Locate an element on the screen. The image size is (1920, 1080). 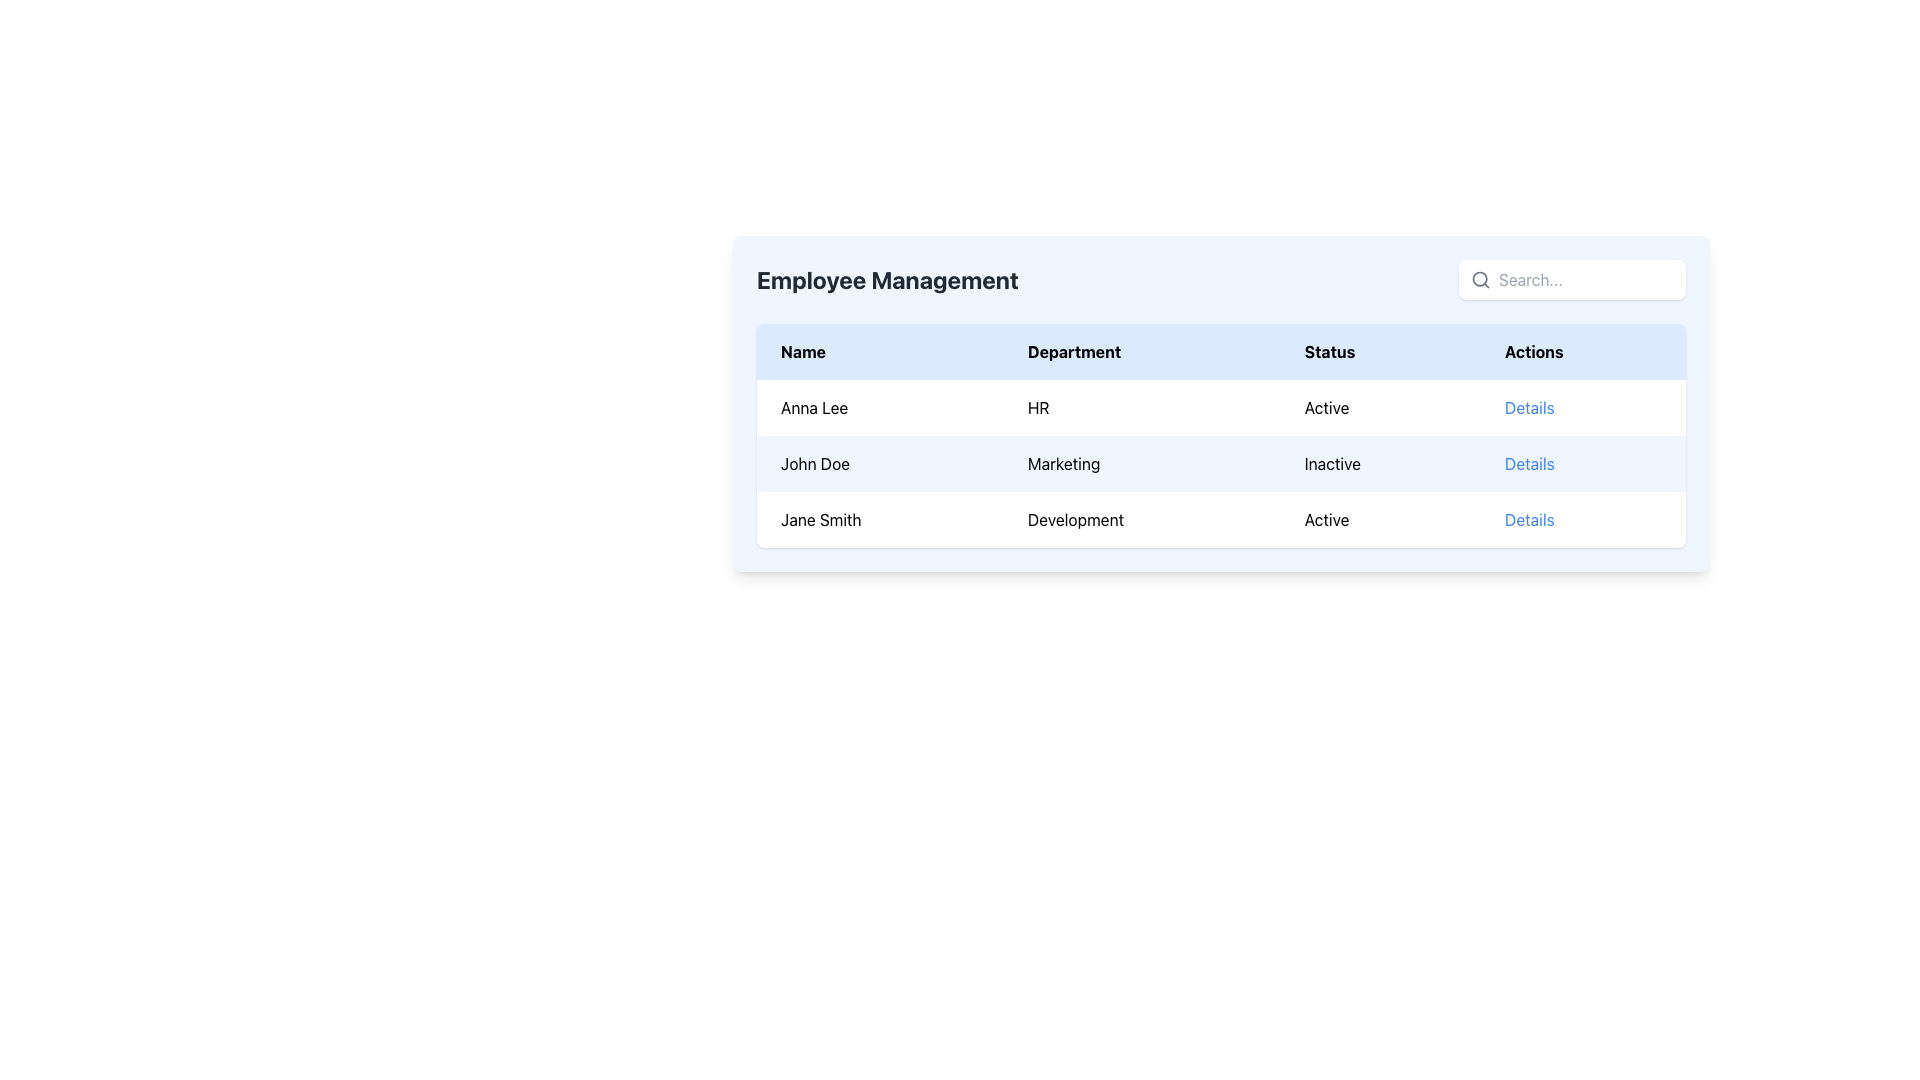
the 'Details' link in the Actions column of the second row corresponding to the 'John Doe' entry is located at coordinates (1528, 463).